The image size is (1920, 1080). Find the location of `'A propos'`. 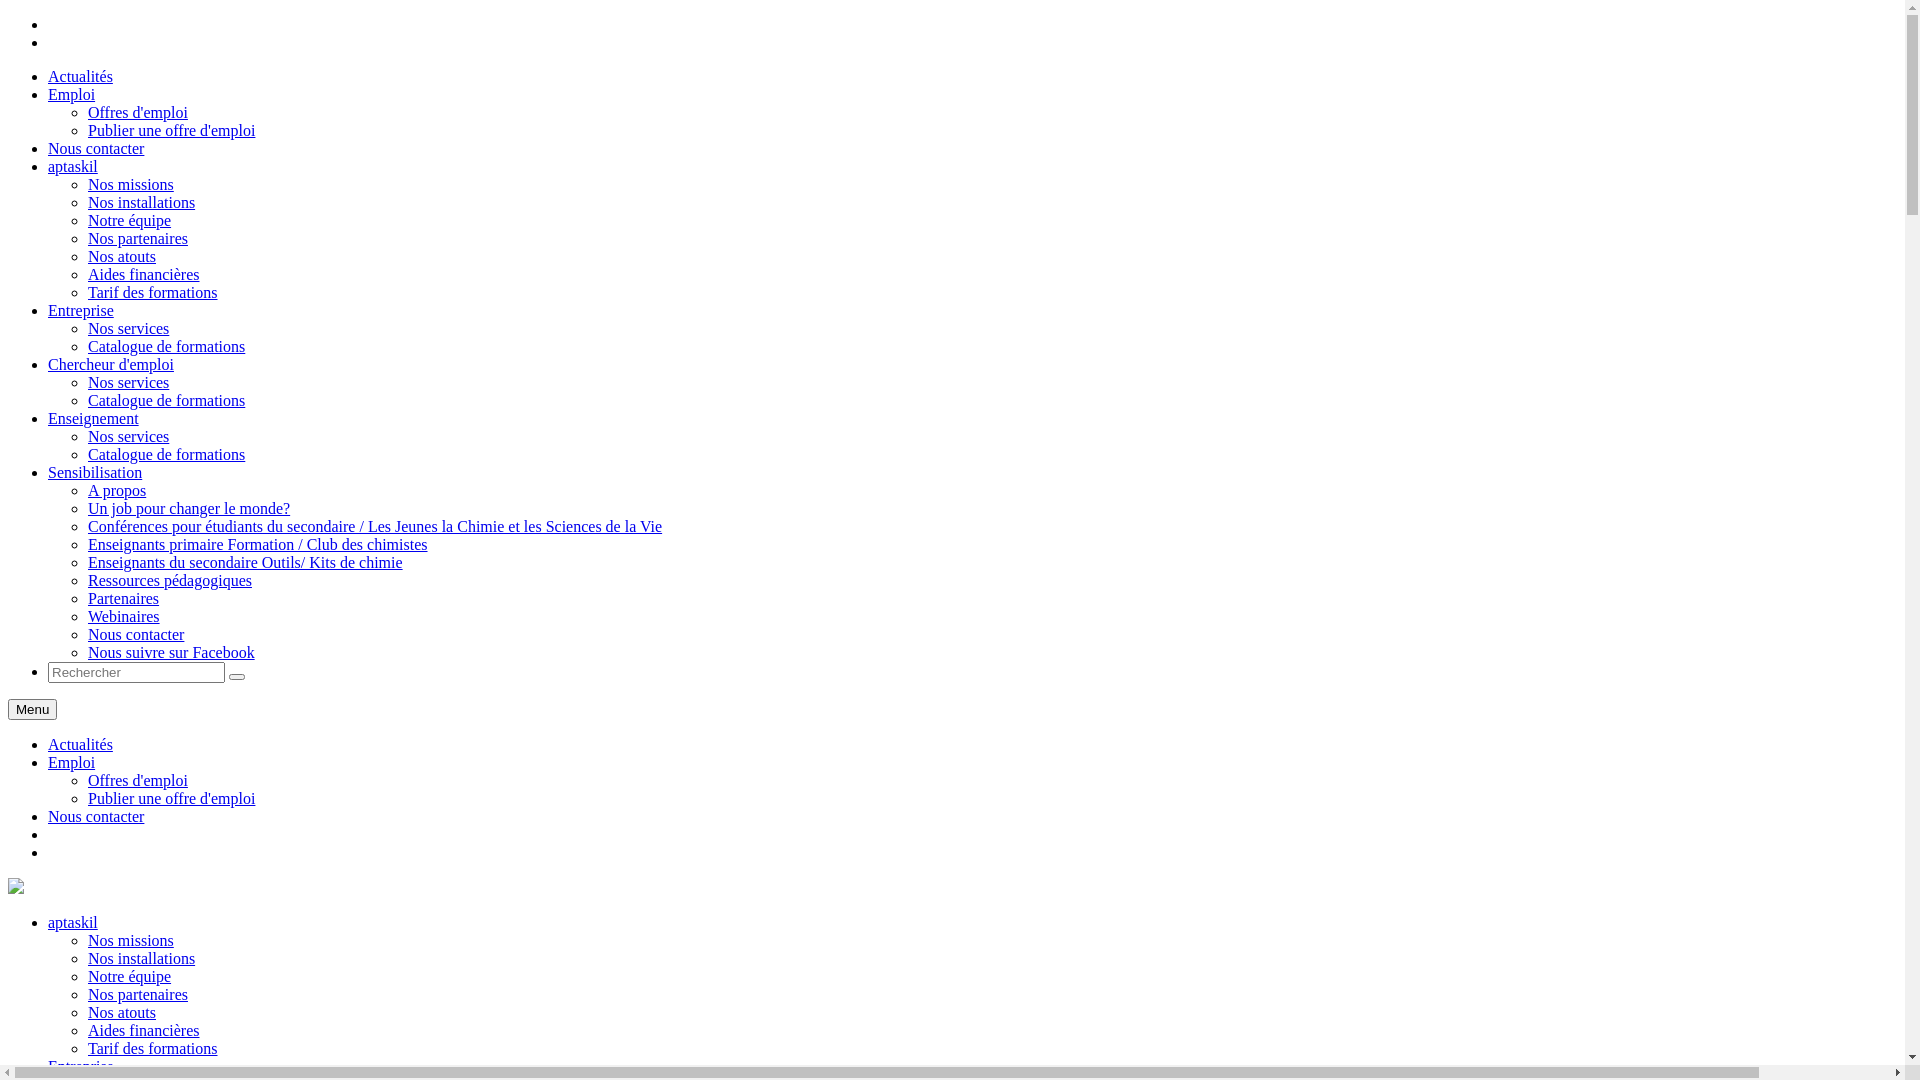

'A propos' is located at coordinates (115, 490).